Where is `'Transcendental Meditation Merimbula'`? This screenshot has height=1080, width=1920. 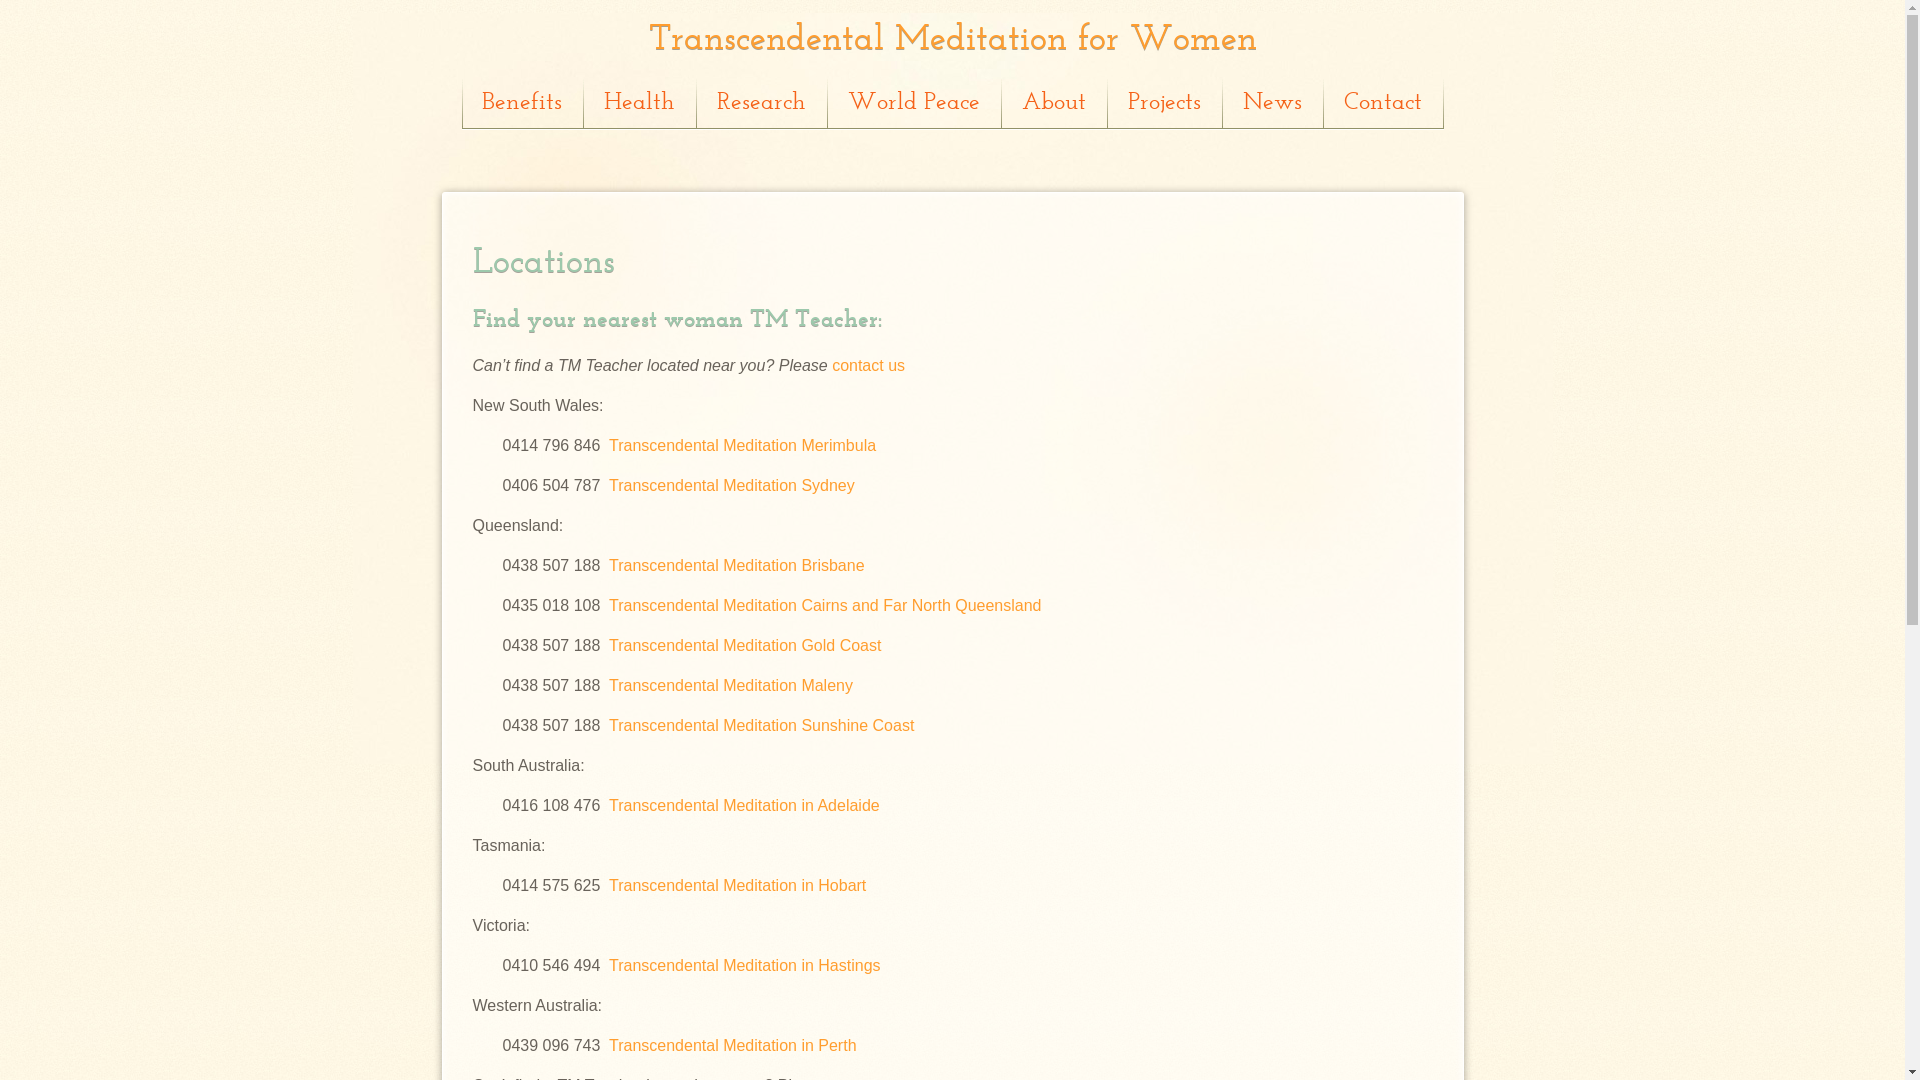
'Transcendental Meditation Merimbula' is located at coordinates (741, 444).